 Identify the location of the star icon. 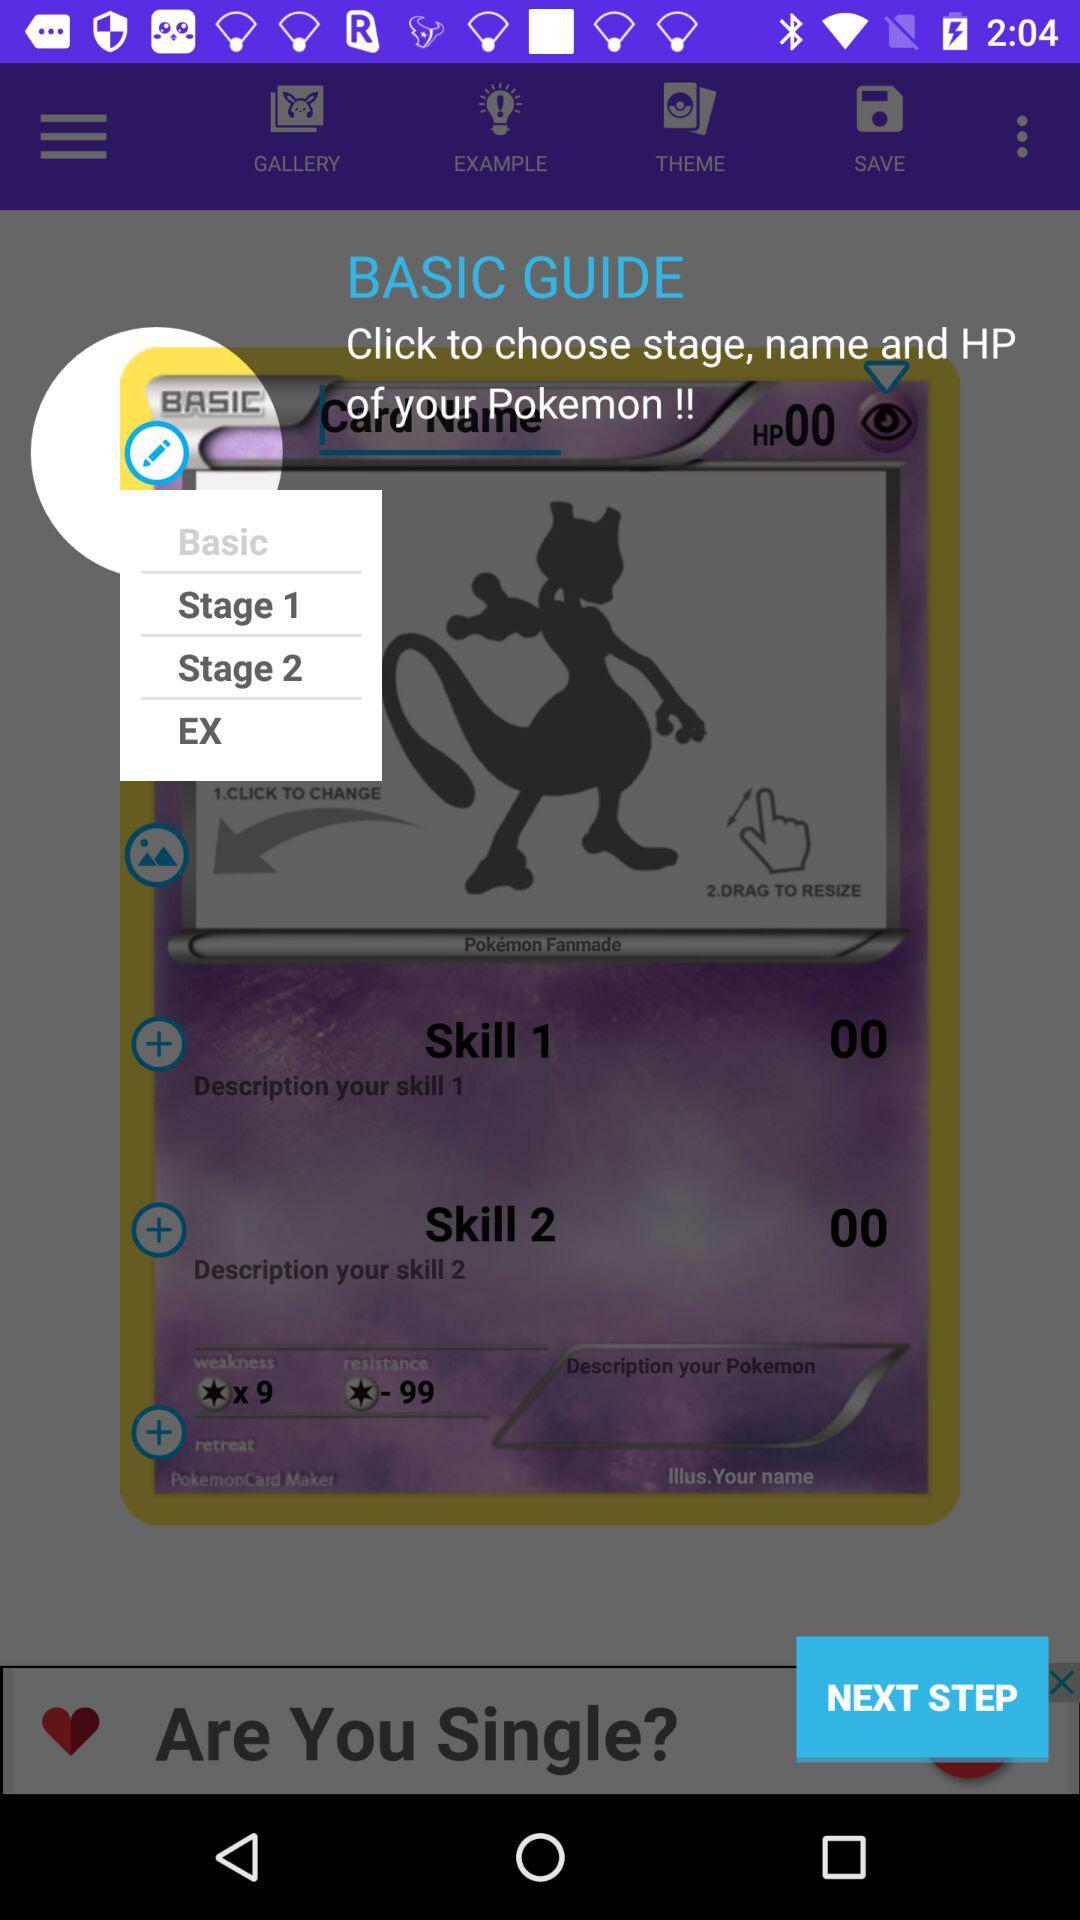
(214, 1392).